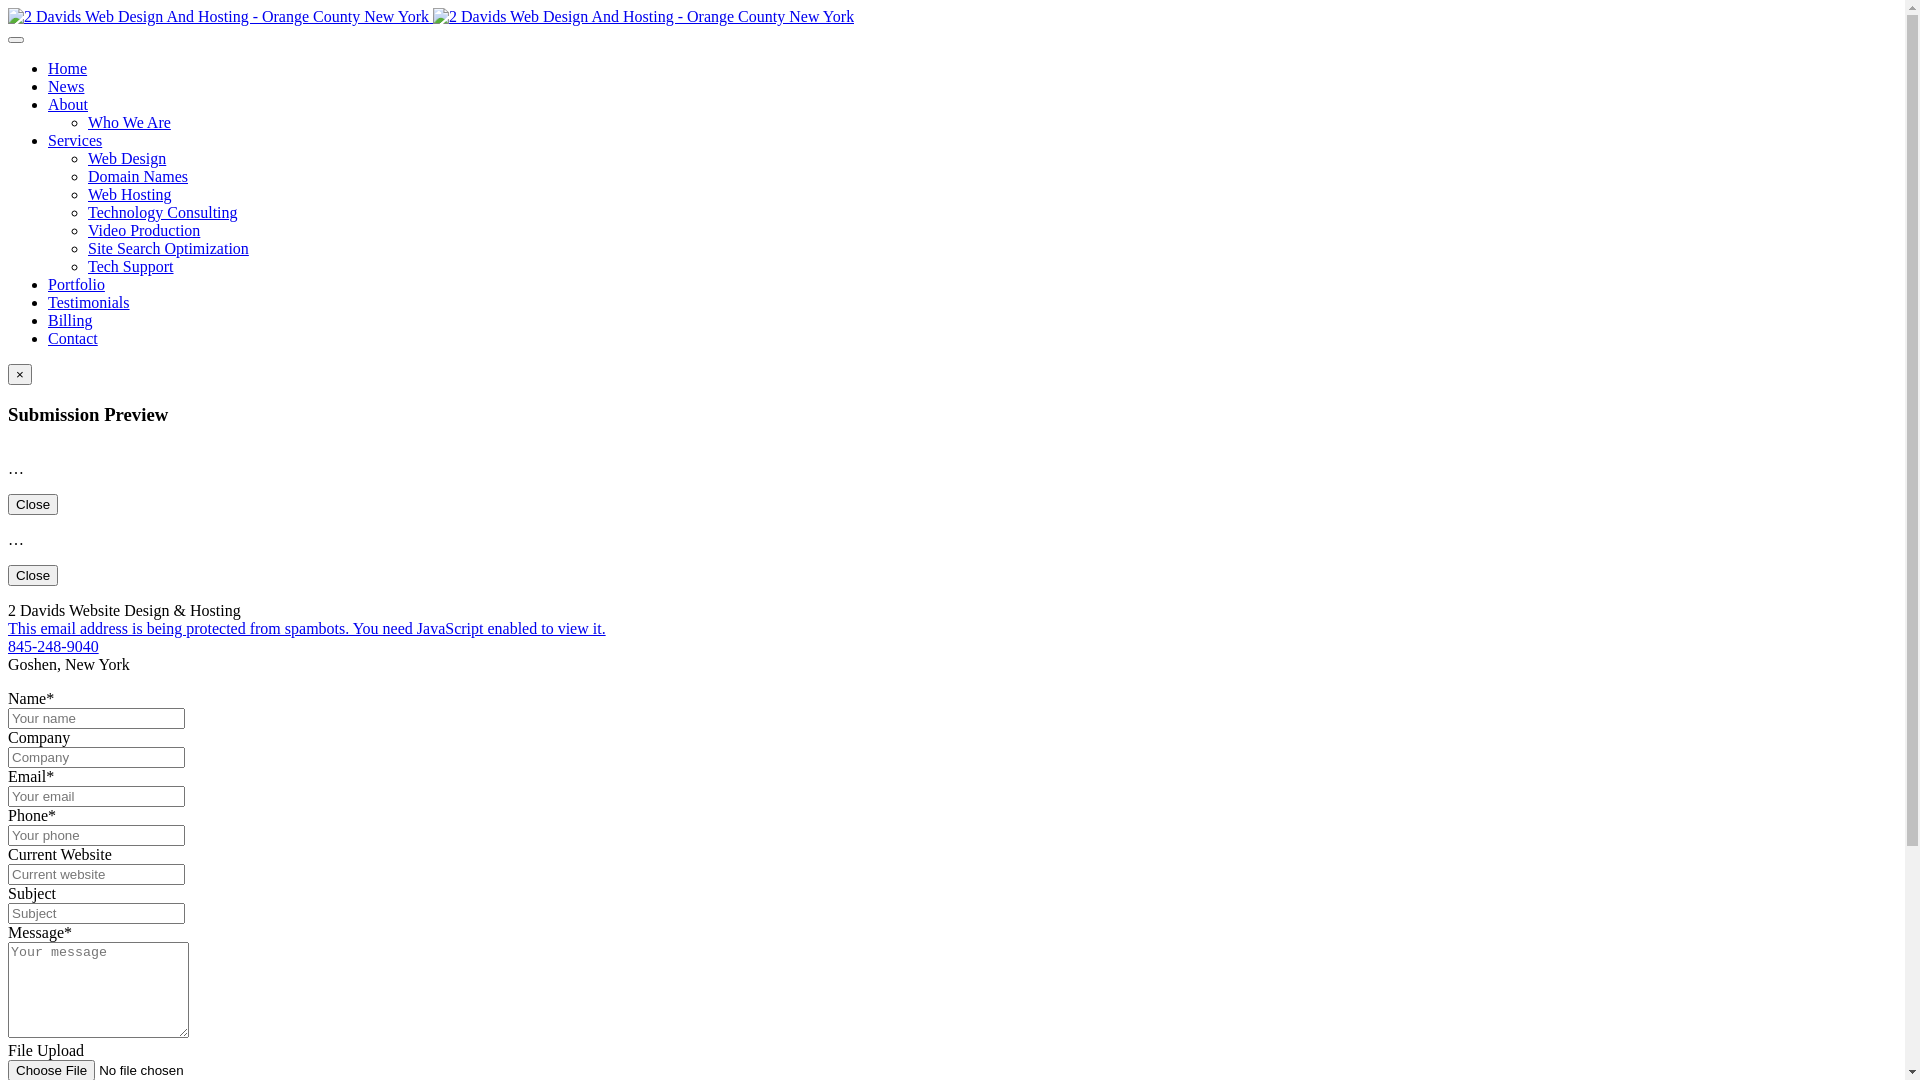 This screenshot has width=1920, height=1080. Describe the element at coordinates (163, 212) in the screenshot. I see `'Technology Consulting'` at that location.